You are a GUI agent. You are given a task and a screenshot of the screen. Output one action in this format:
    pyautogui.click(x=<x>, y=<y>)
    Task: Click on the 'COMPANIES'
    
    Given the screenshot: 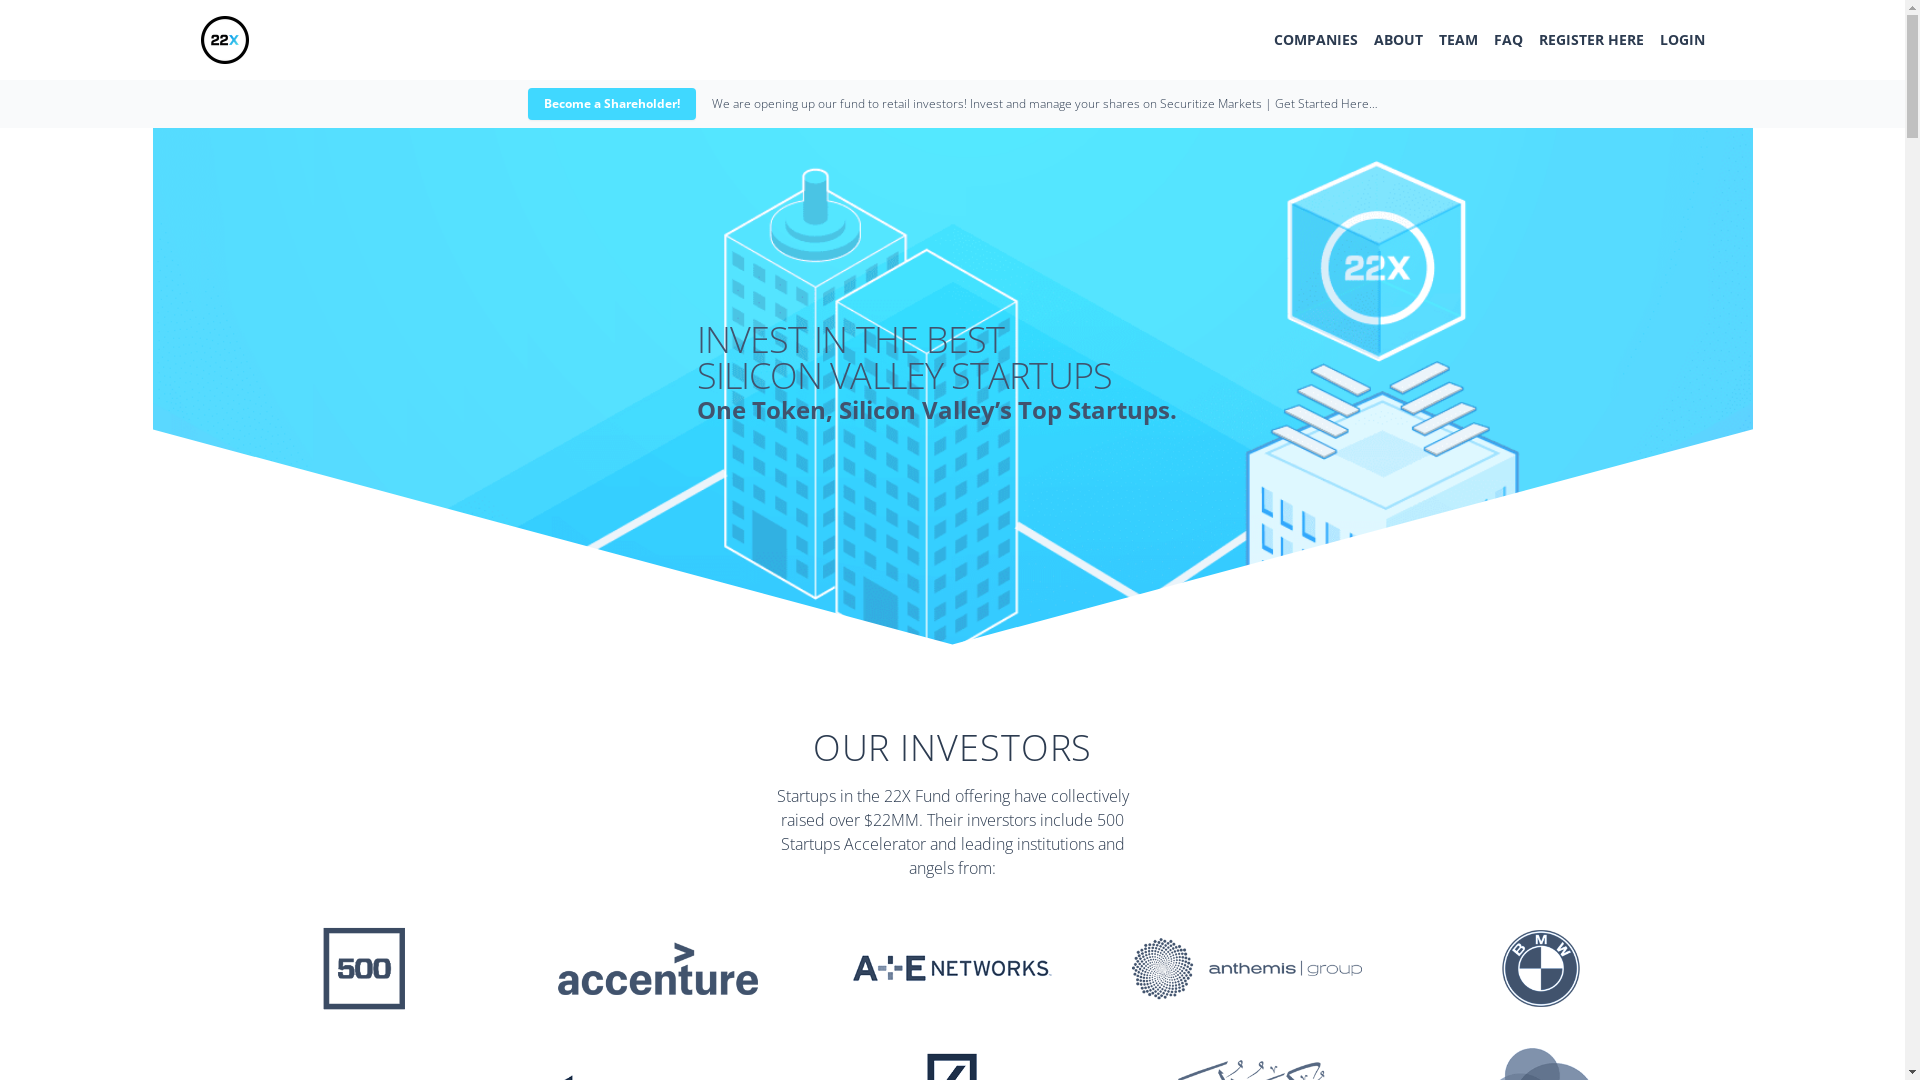 What is the action you would take?
    pyautogui.click(x=1315, y=39)
    